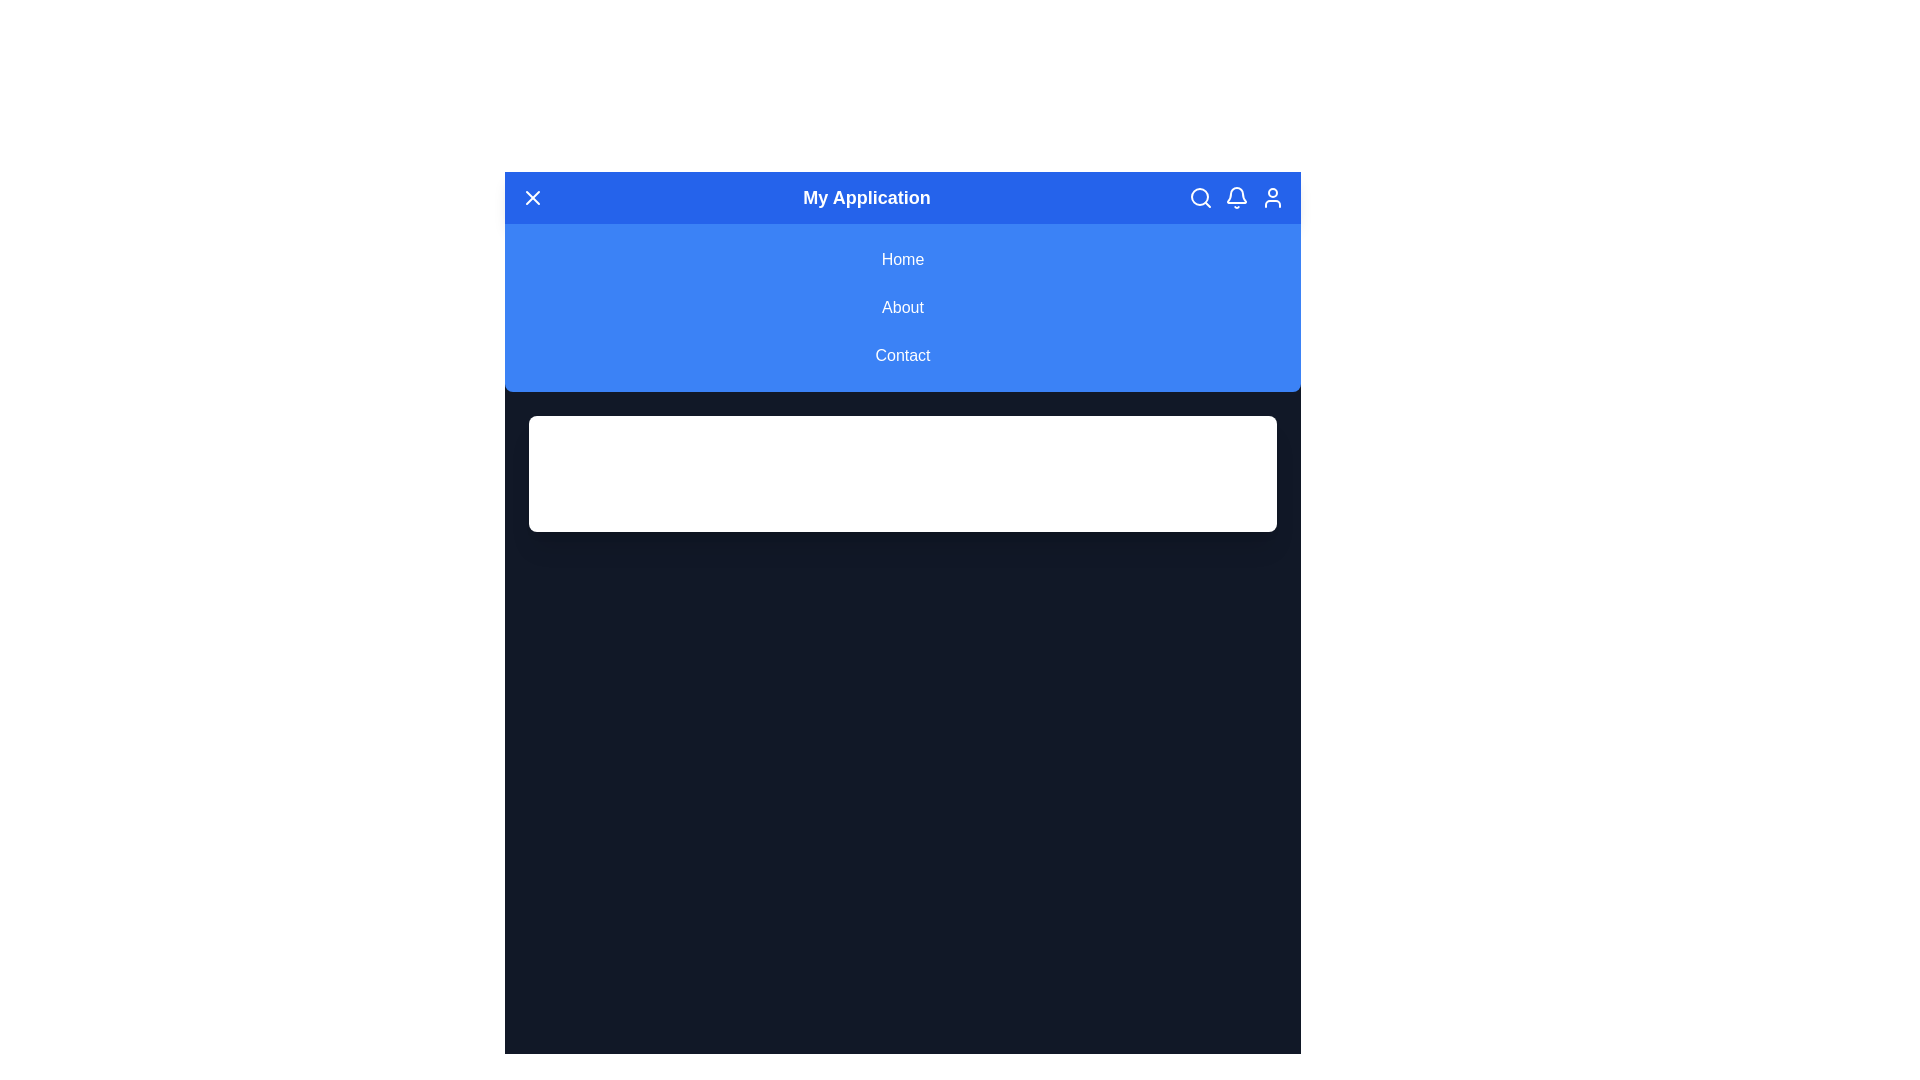  Describe the element at coordinates (1236, 197) in the screenshot. I see `the notification icon in the header` at that location.